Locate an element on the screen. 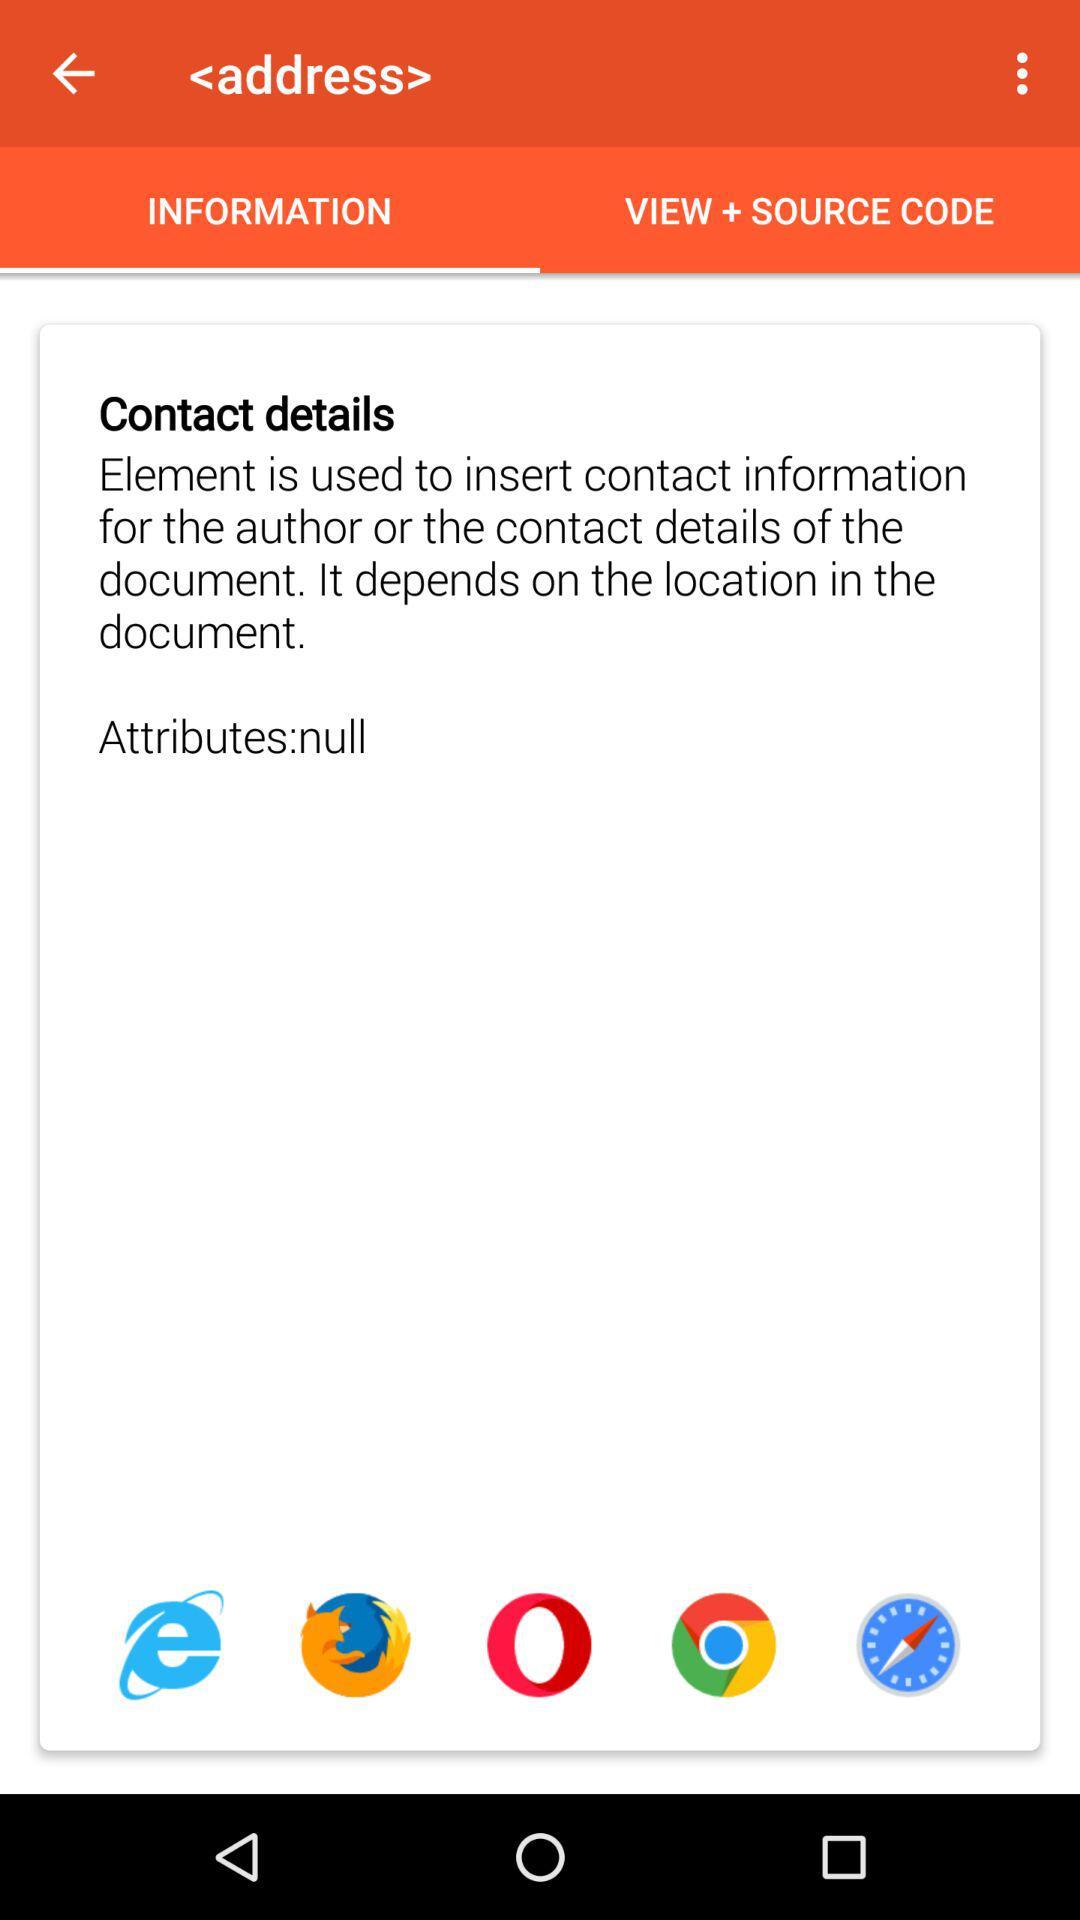 This screenshot has width=1080, height=1920. item next to <address> item is located at coordinates (72, 73).